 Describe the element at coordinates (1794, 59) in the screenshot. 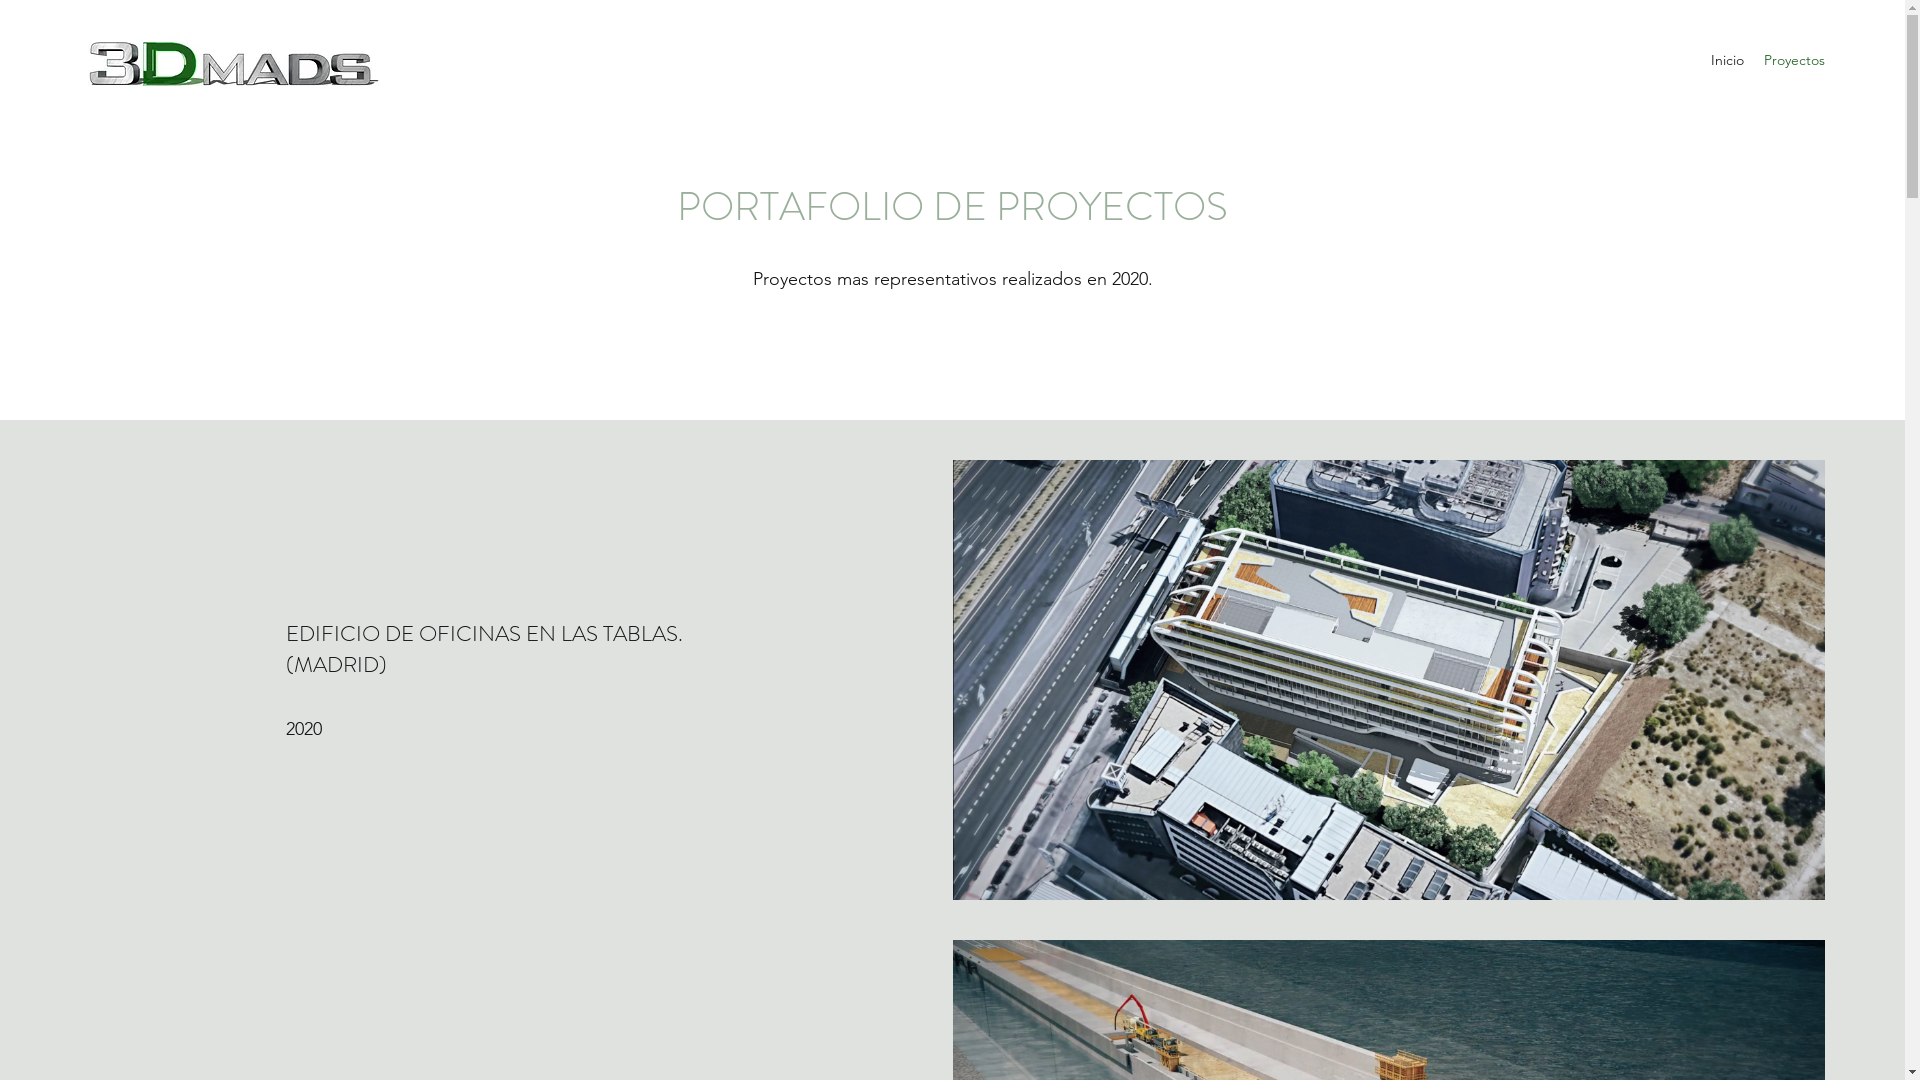

I see `'Proyectos'` at that location.